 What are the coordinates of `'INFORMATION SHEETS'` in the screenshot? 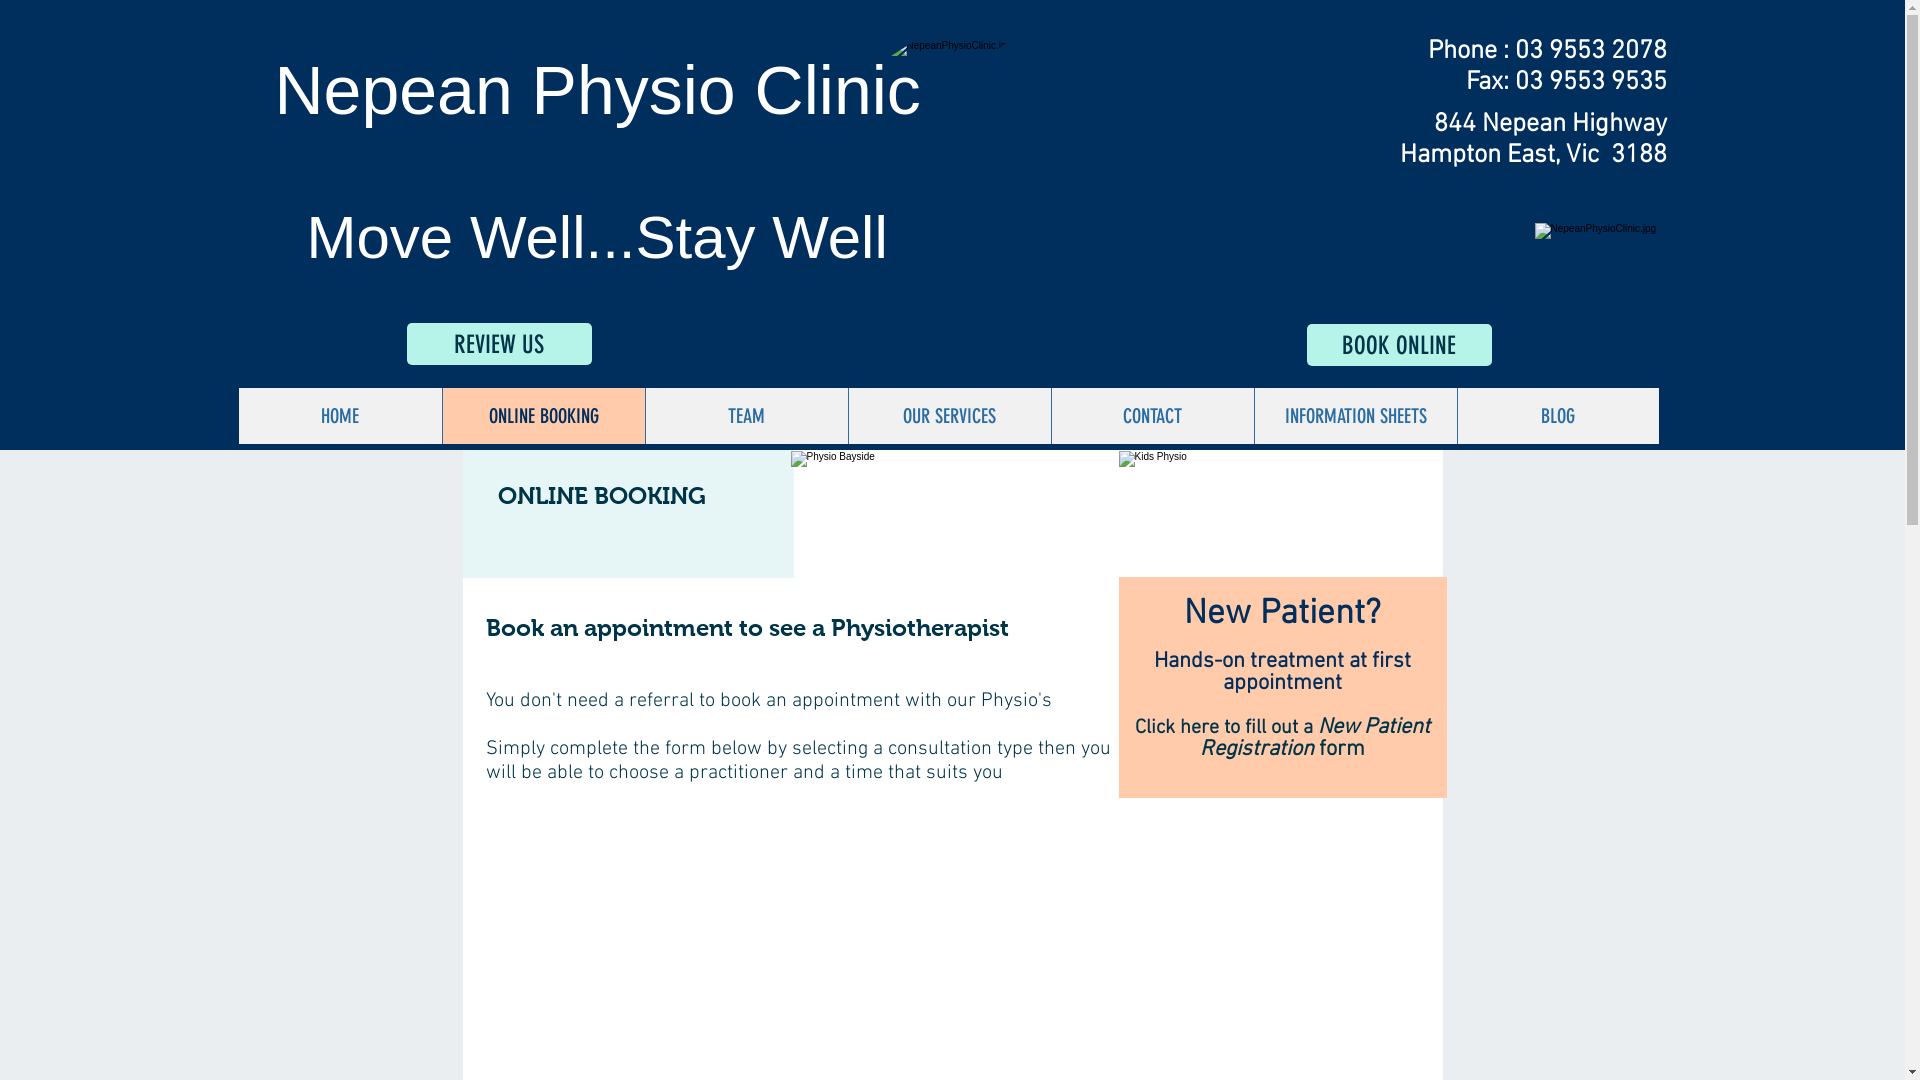 It's located at (1252, 415).